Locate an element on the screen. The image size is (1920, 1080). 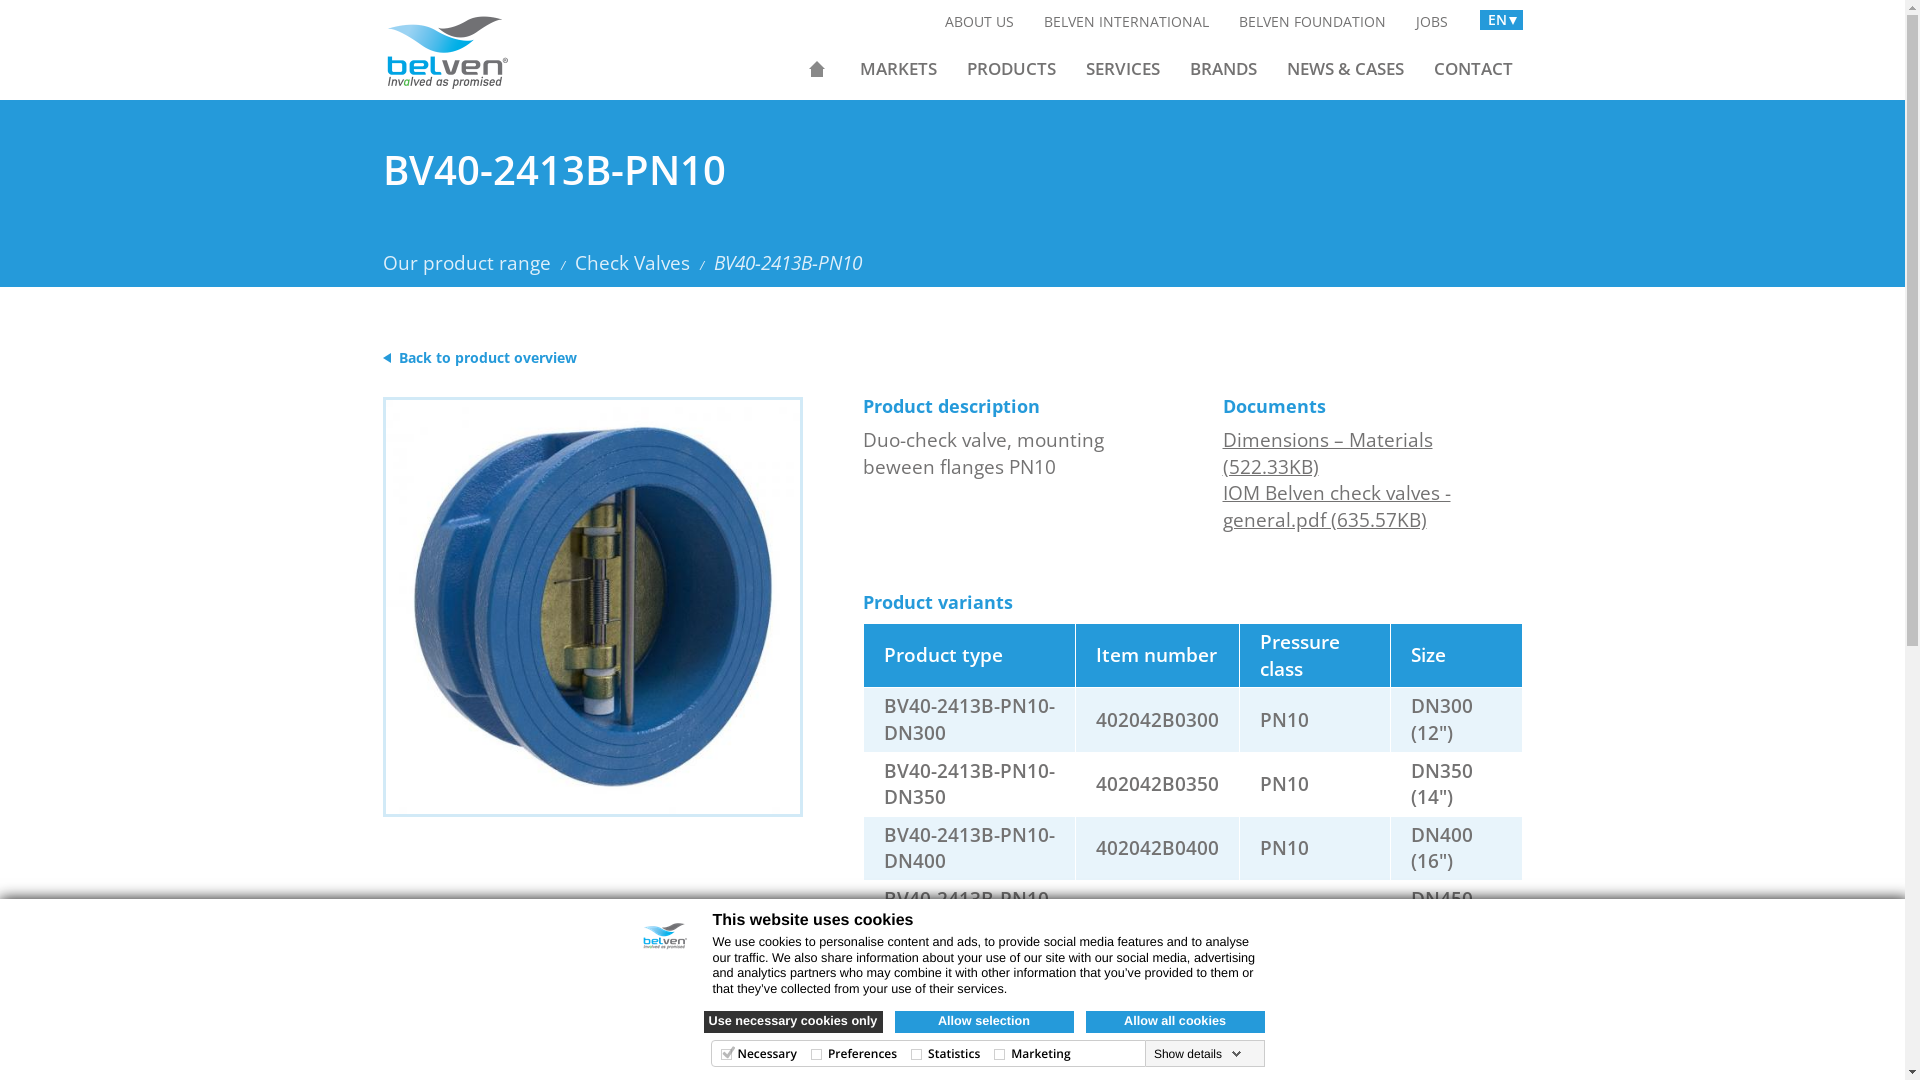
'IOM Belven check valves - general.pdf (635.57KB)' is located at coordinates (1335, 505).